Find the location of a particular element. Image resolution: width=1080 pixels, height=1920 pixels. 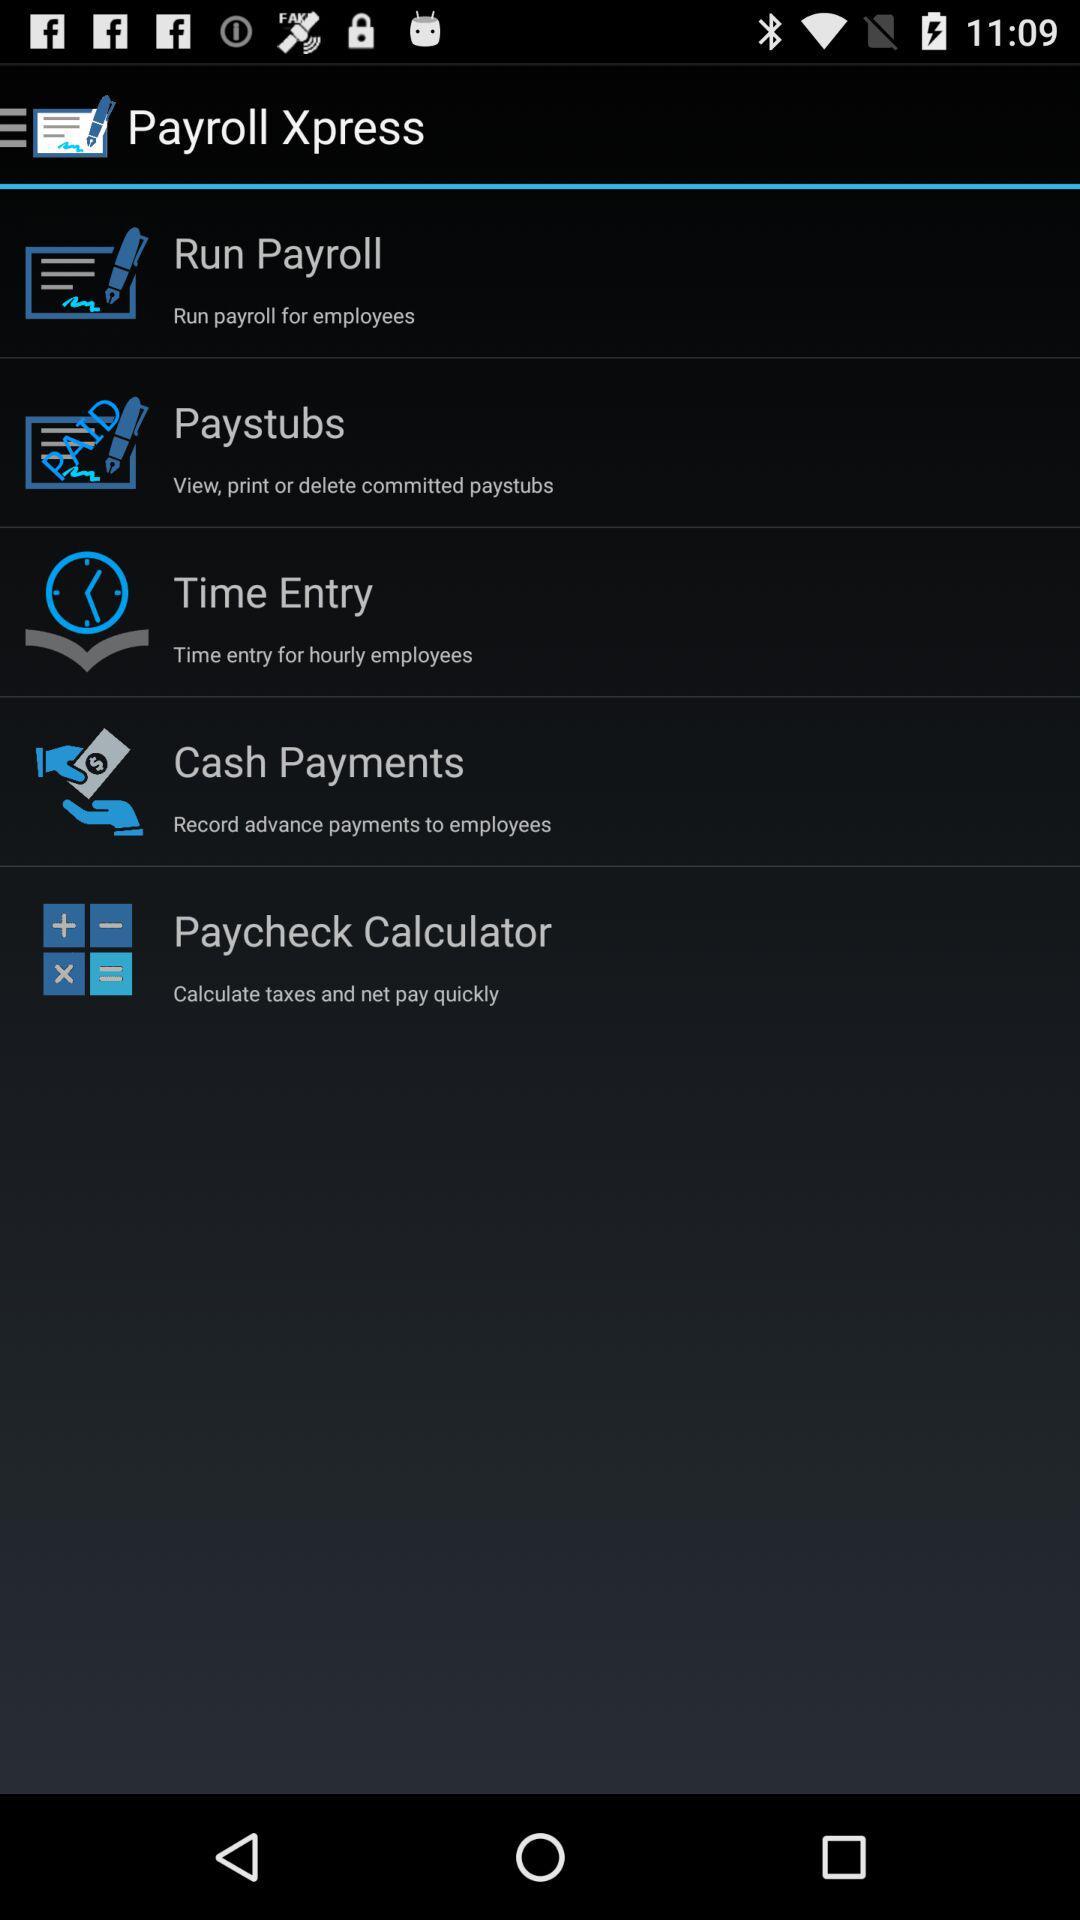

calculate taxes and icon is located at coordinates (334, 993).